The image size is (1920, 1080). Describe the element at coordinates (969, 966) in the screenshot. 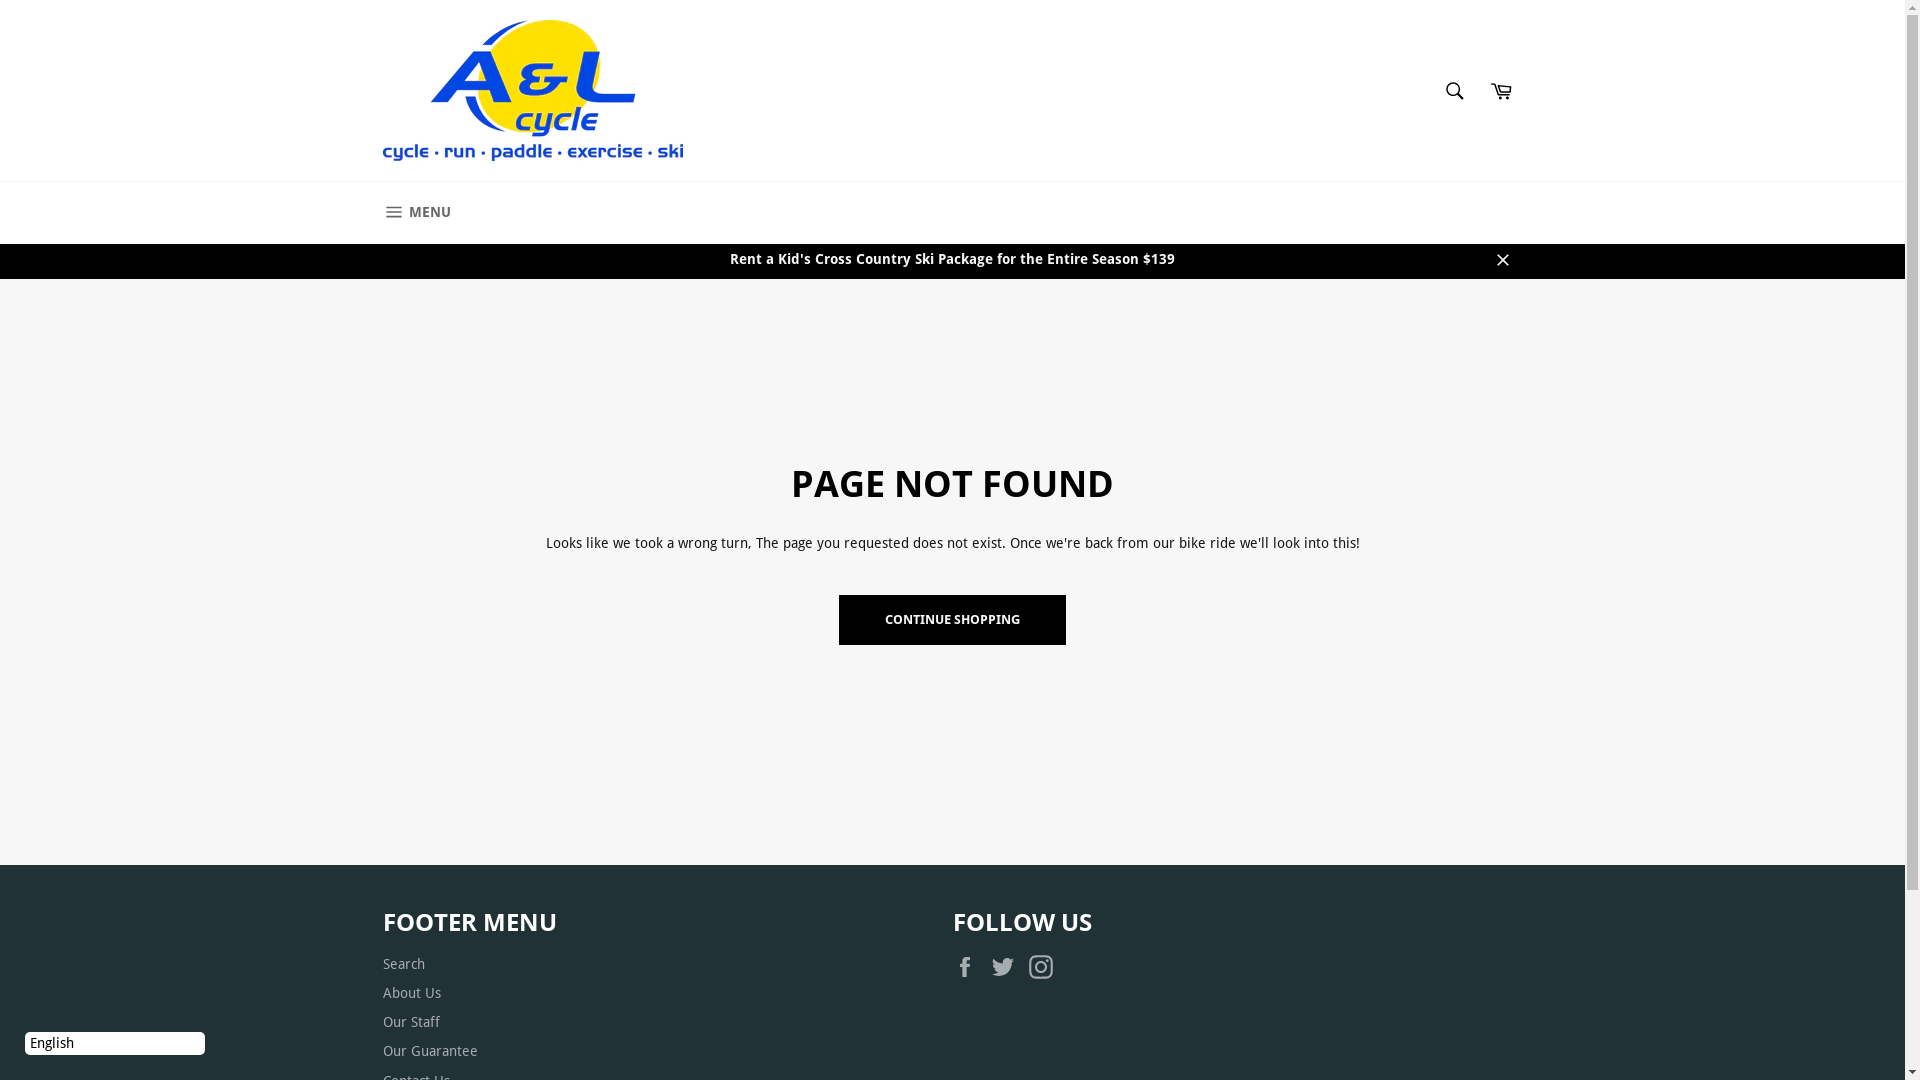

I see `'Facebook'` at that location.